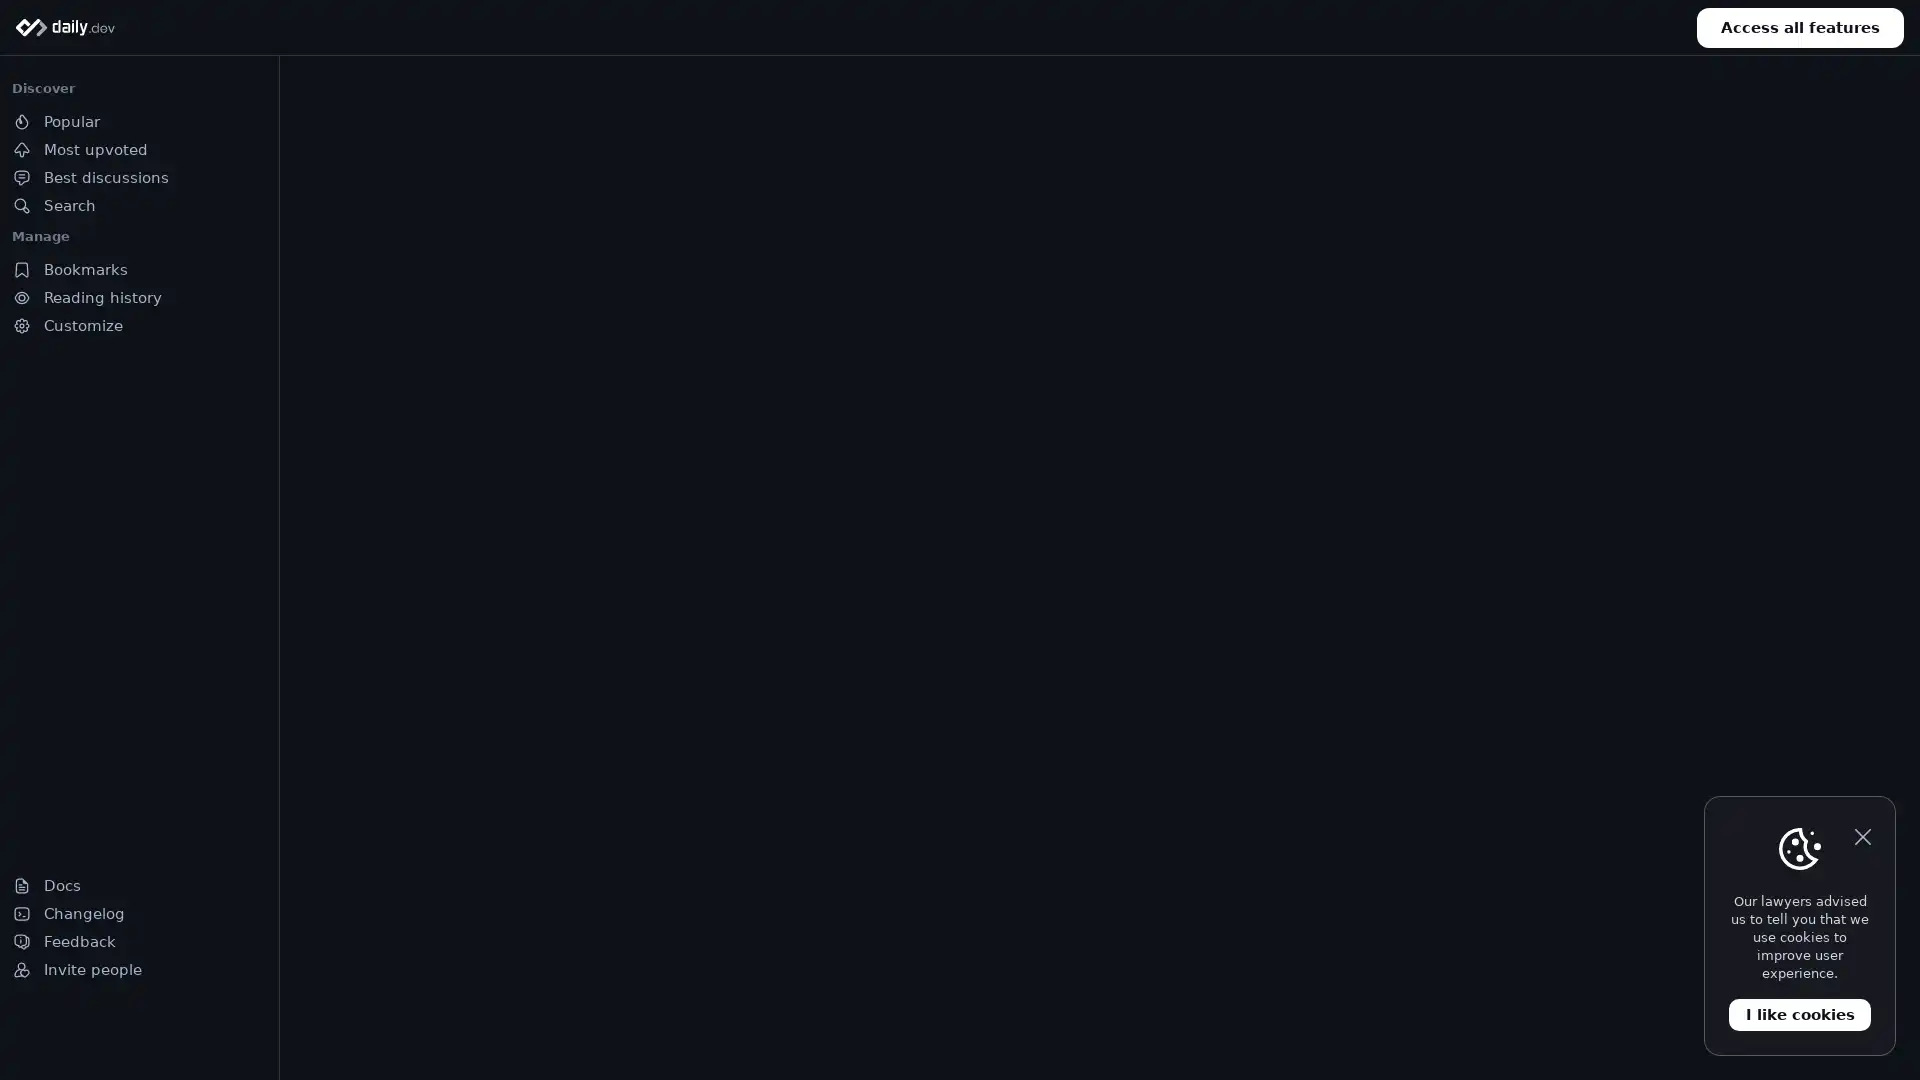 The image size is (1920, 1080). What do you see at coordinates (1275, 975) in the screenshot?
I see `Comments` at bounding box center [1275, 975].